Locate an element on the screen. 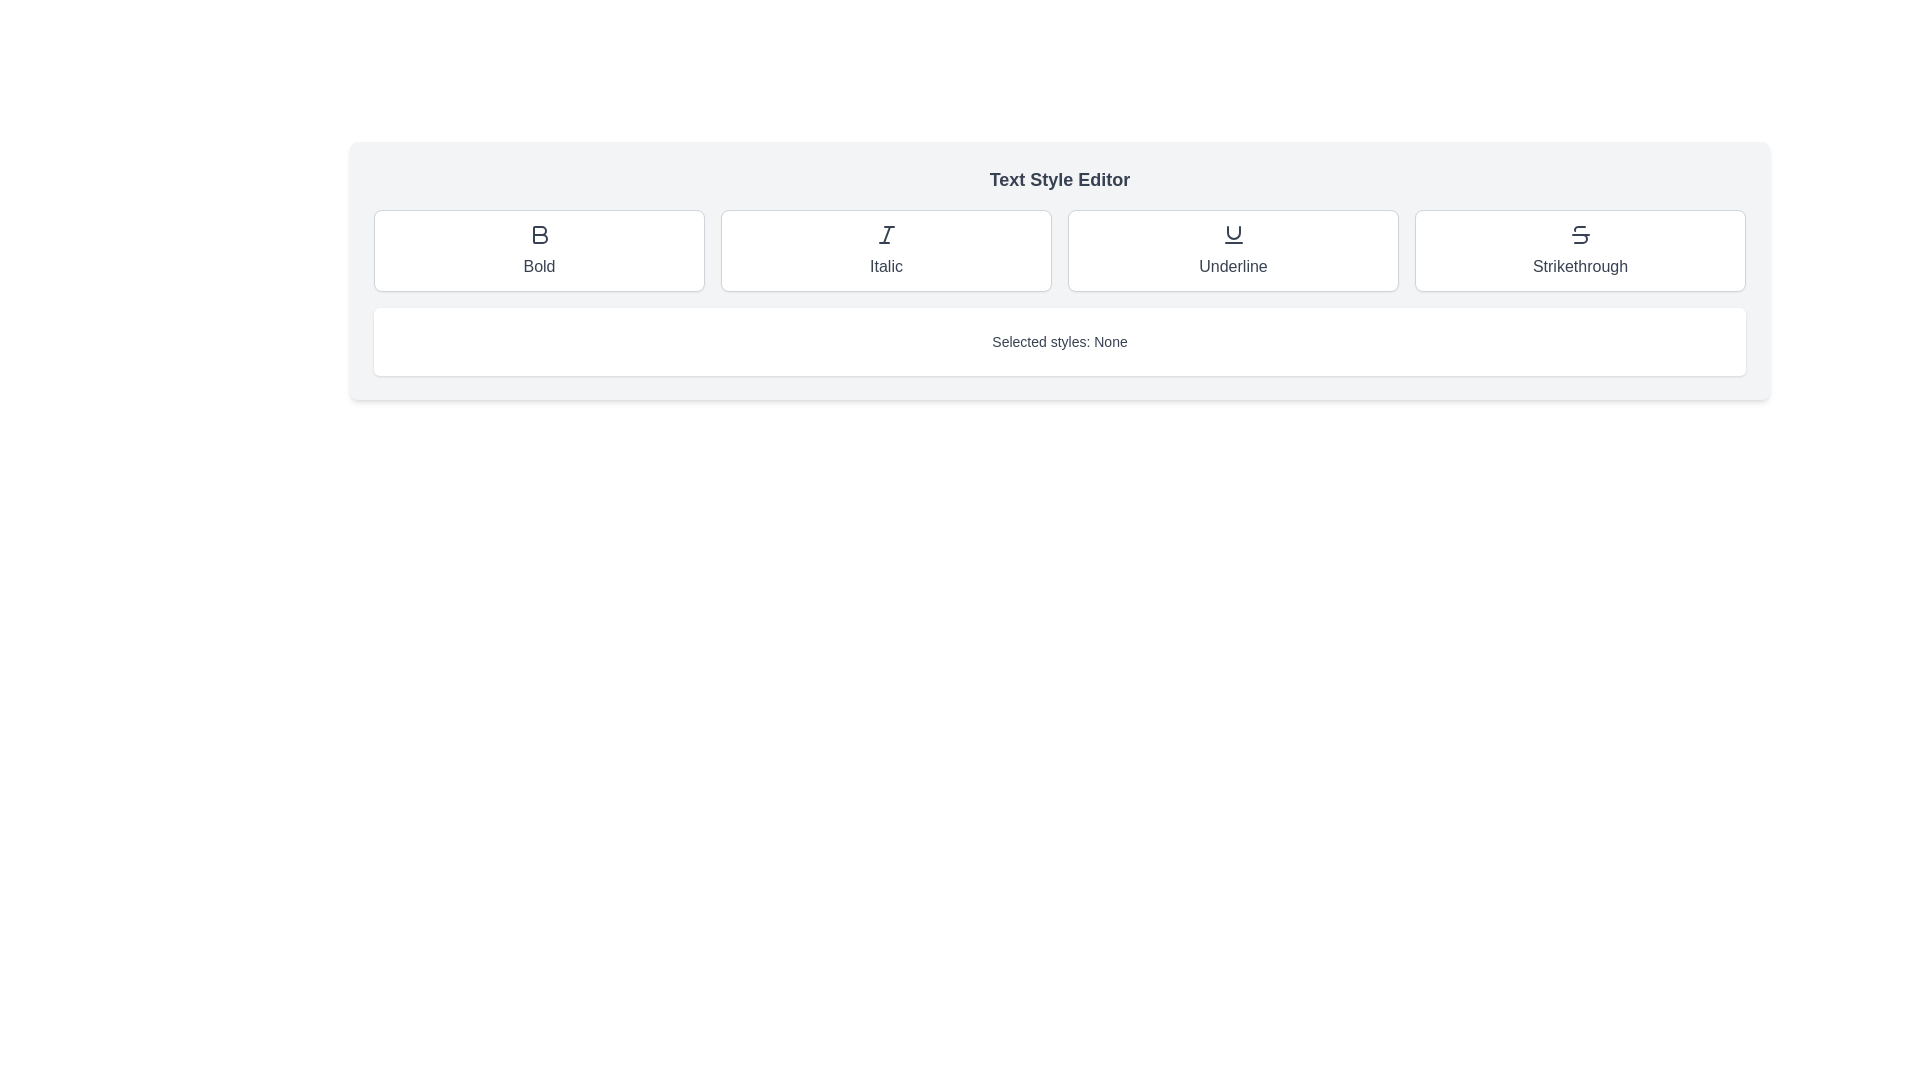 The width and height of the screenshot is (1920, 1080). the stylized 'I' icon within the 'Italic' button is located at coordinates (885, 234).